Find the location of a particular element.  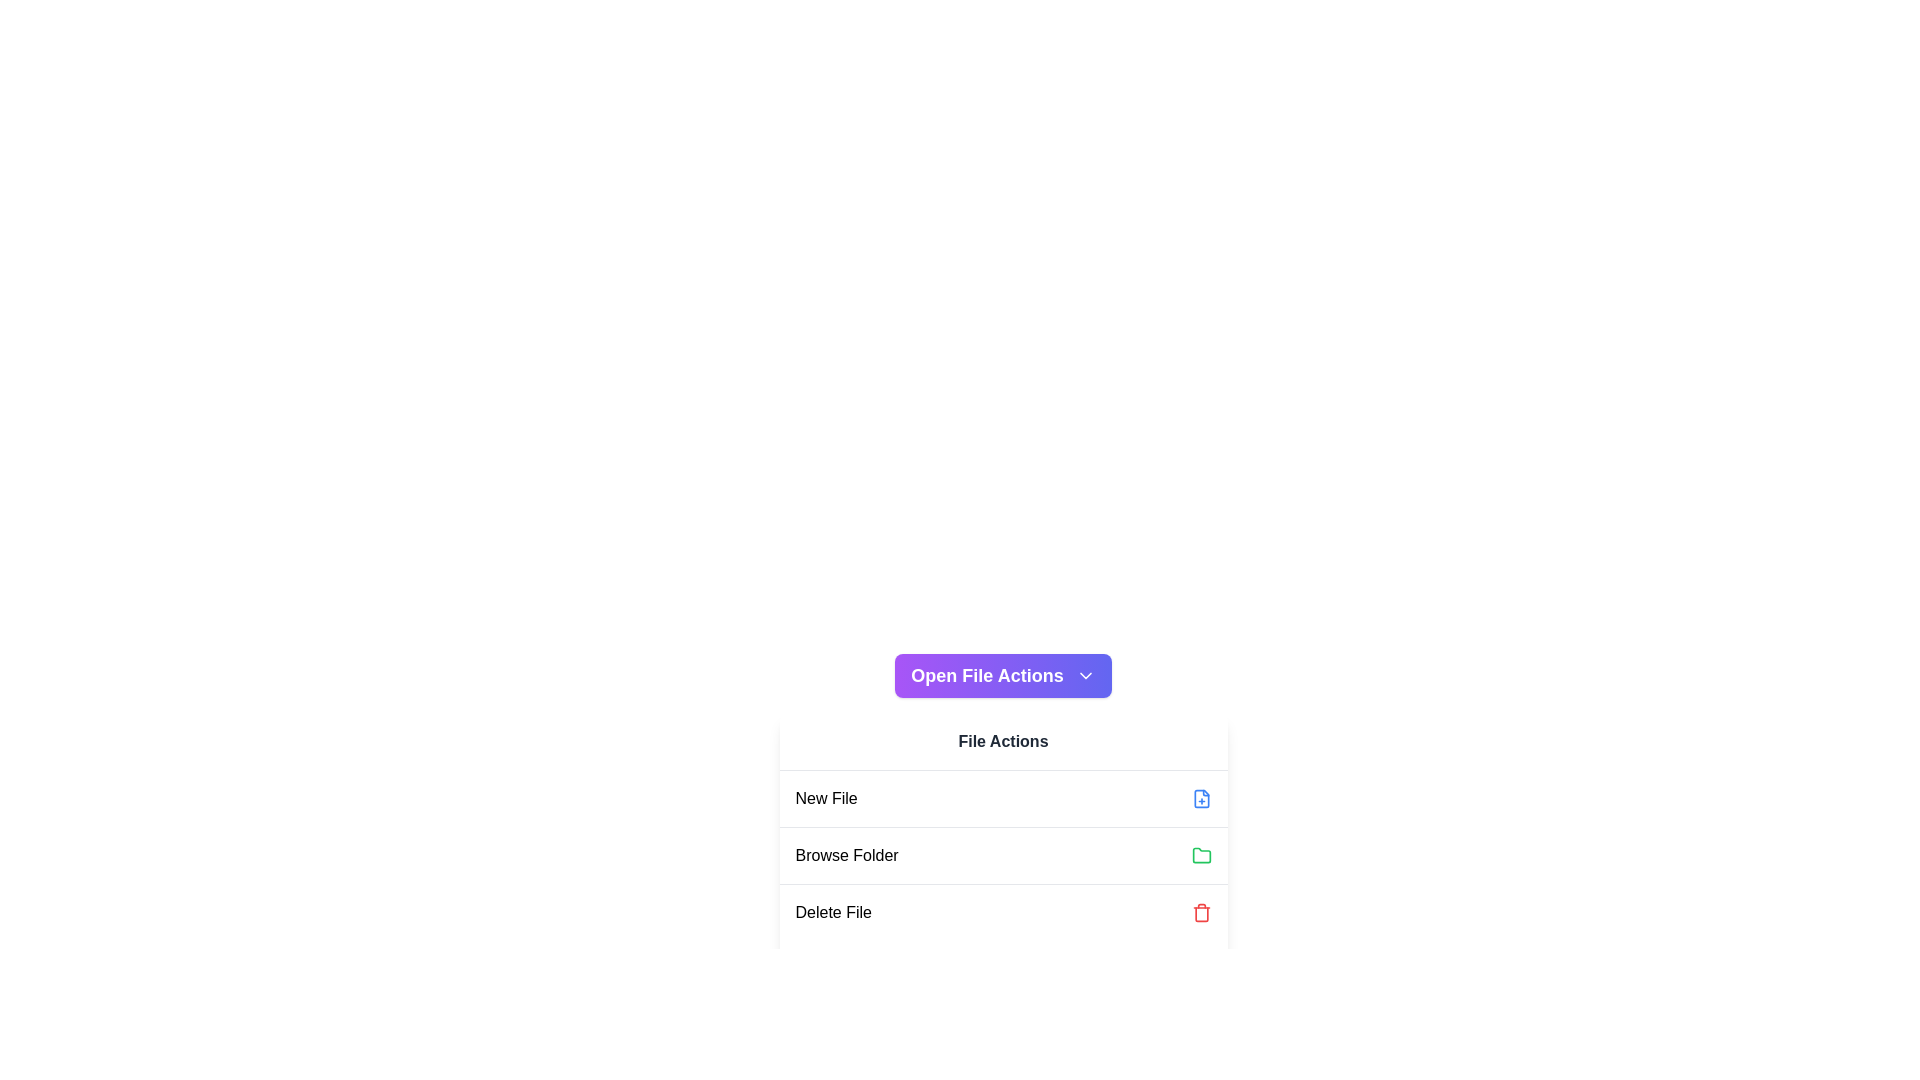

the 'New File' text label, which is styled in a standard sans-serif font and is the first entry in the list under the 'File Actions' heading is located at coordinates (826, 797).